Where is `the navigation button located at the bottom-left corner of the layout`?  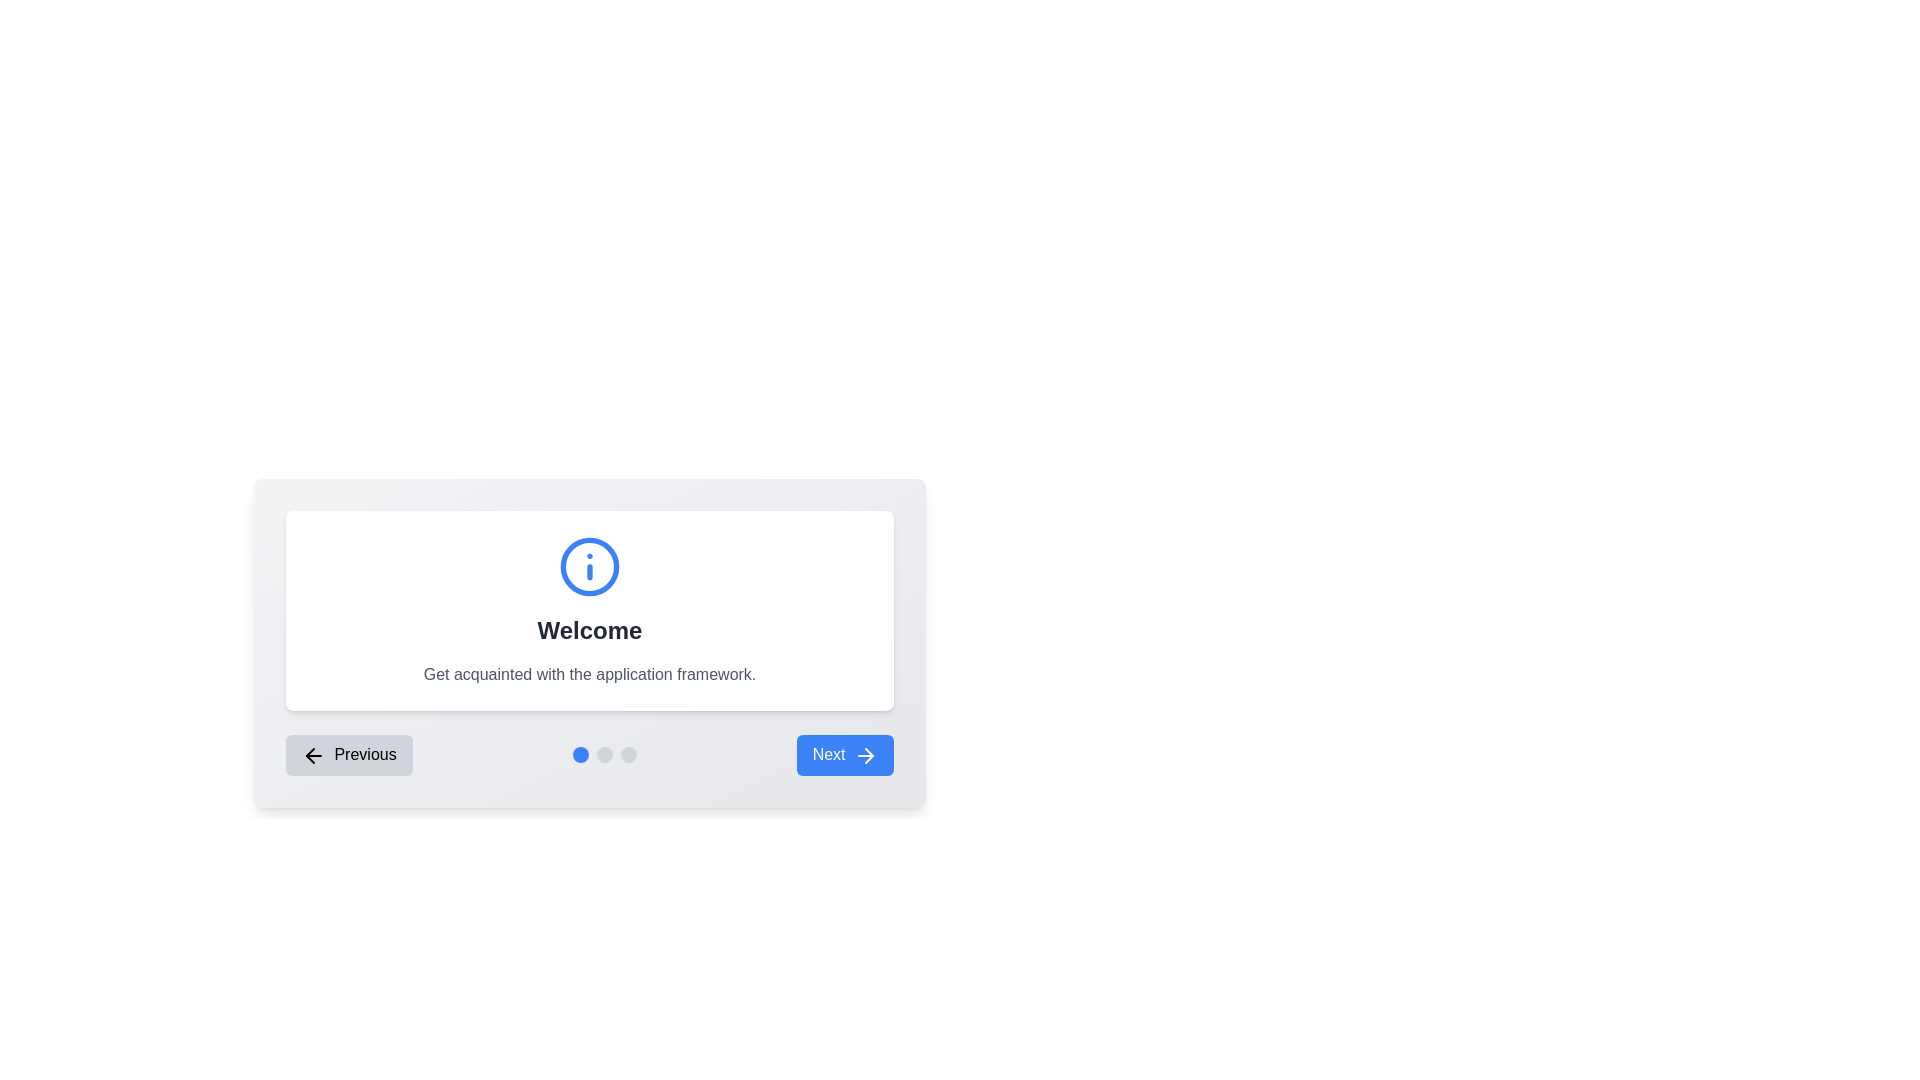
the navigation button located at the bottom-left corner of the layout is located at coordinates (349, 755).